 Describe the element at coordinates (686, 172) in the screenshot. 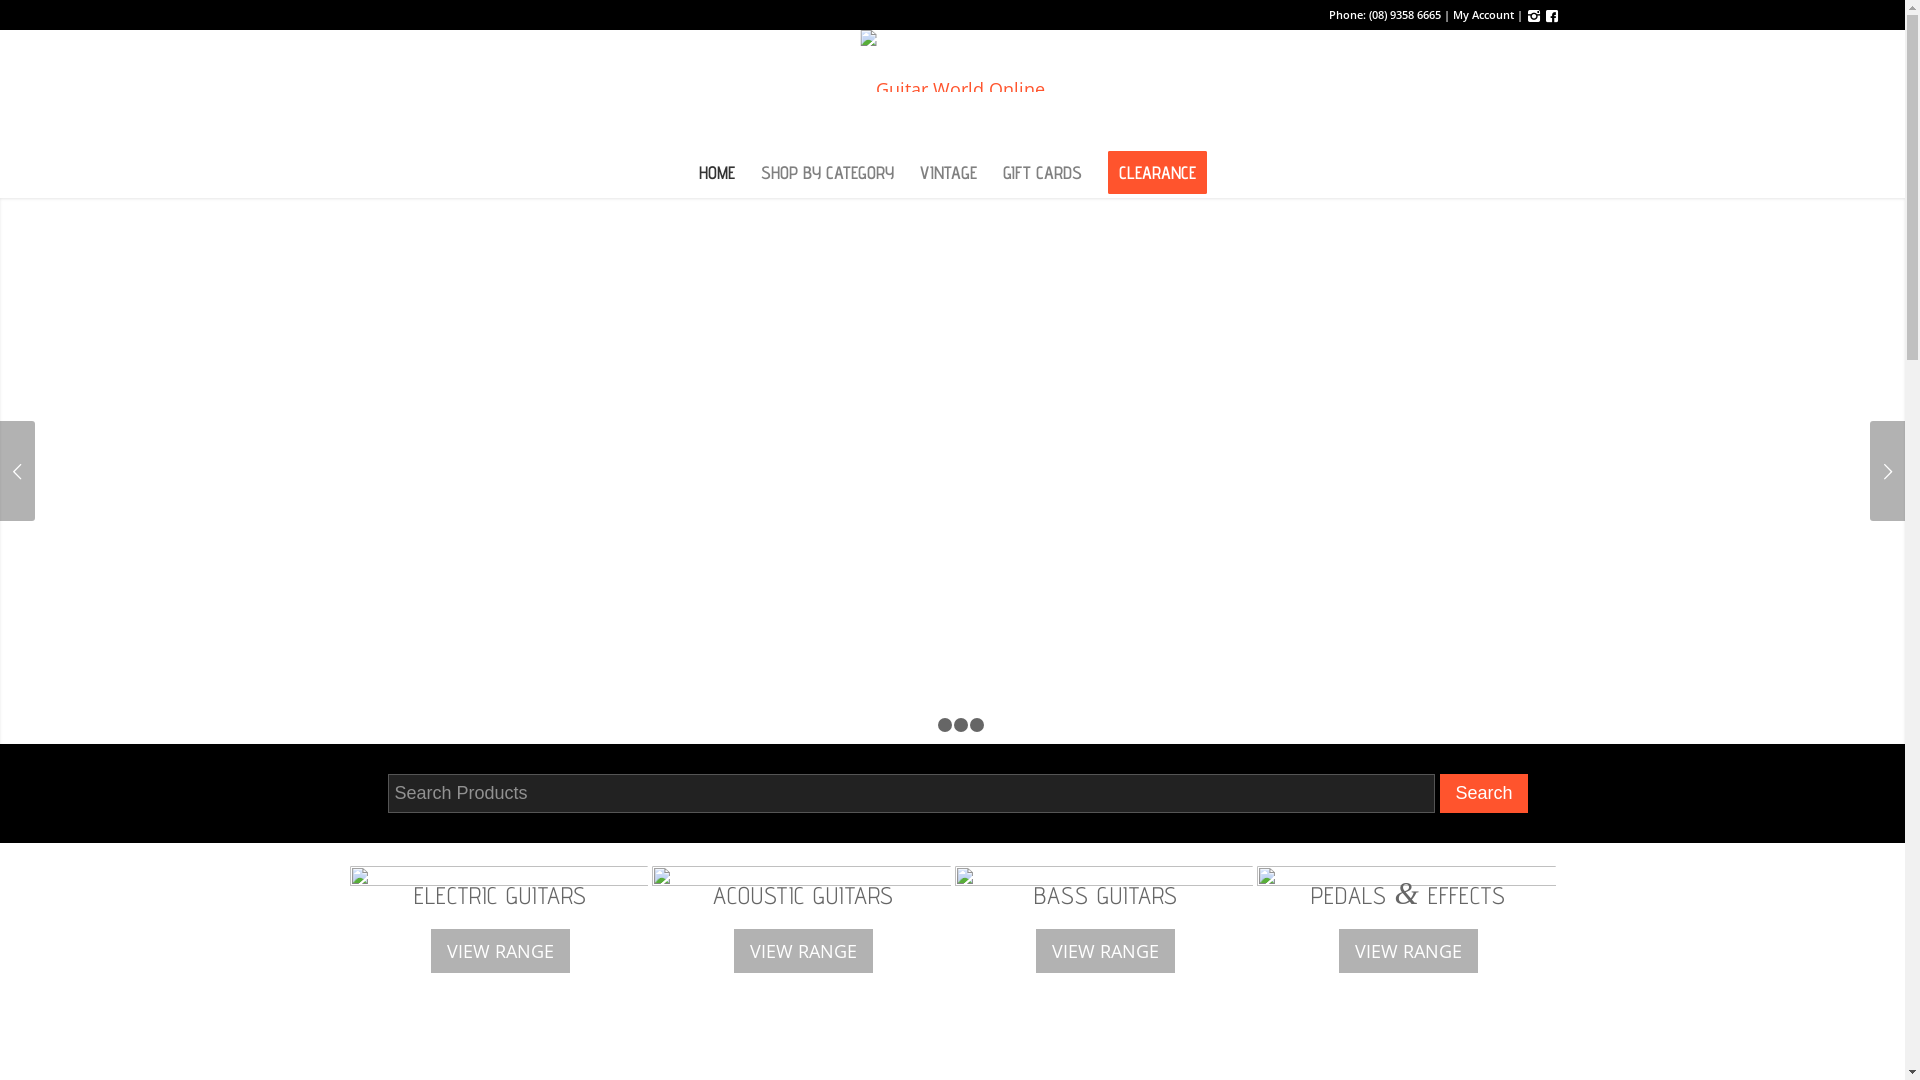

I see `'HOME'` at that location.